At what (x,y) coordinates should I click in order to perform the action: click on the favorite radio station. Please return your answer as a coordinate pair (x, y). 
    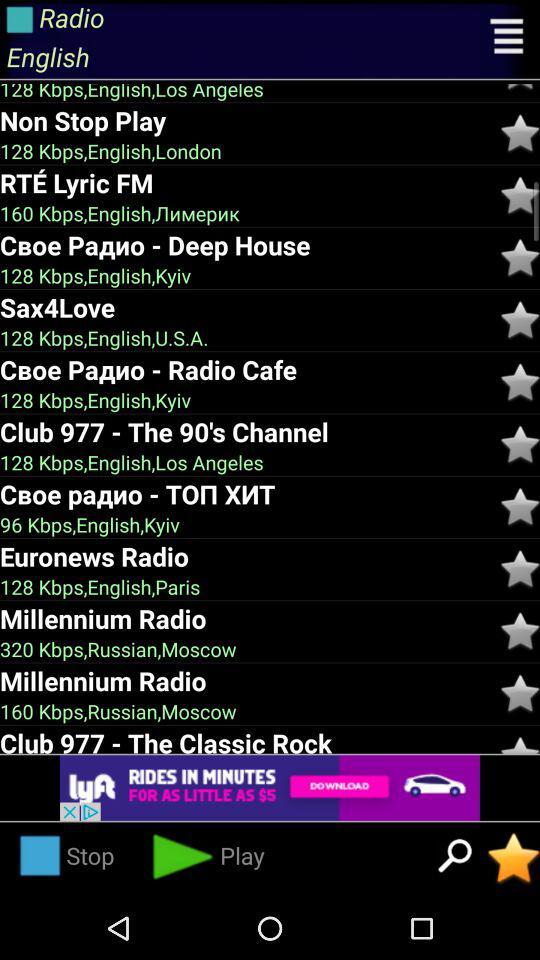
    Looking at the image, I should click on (513, 857).